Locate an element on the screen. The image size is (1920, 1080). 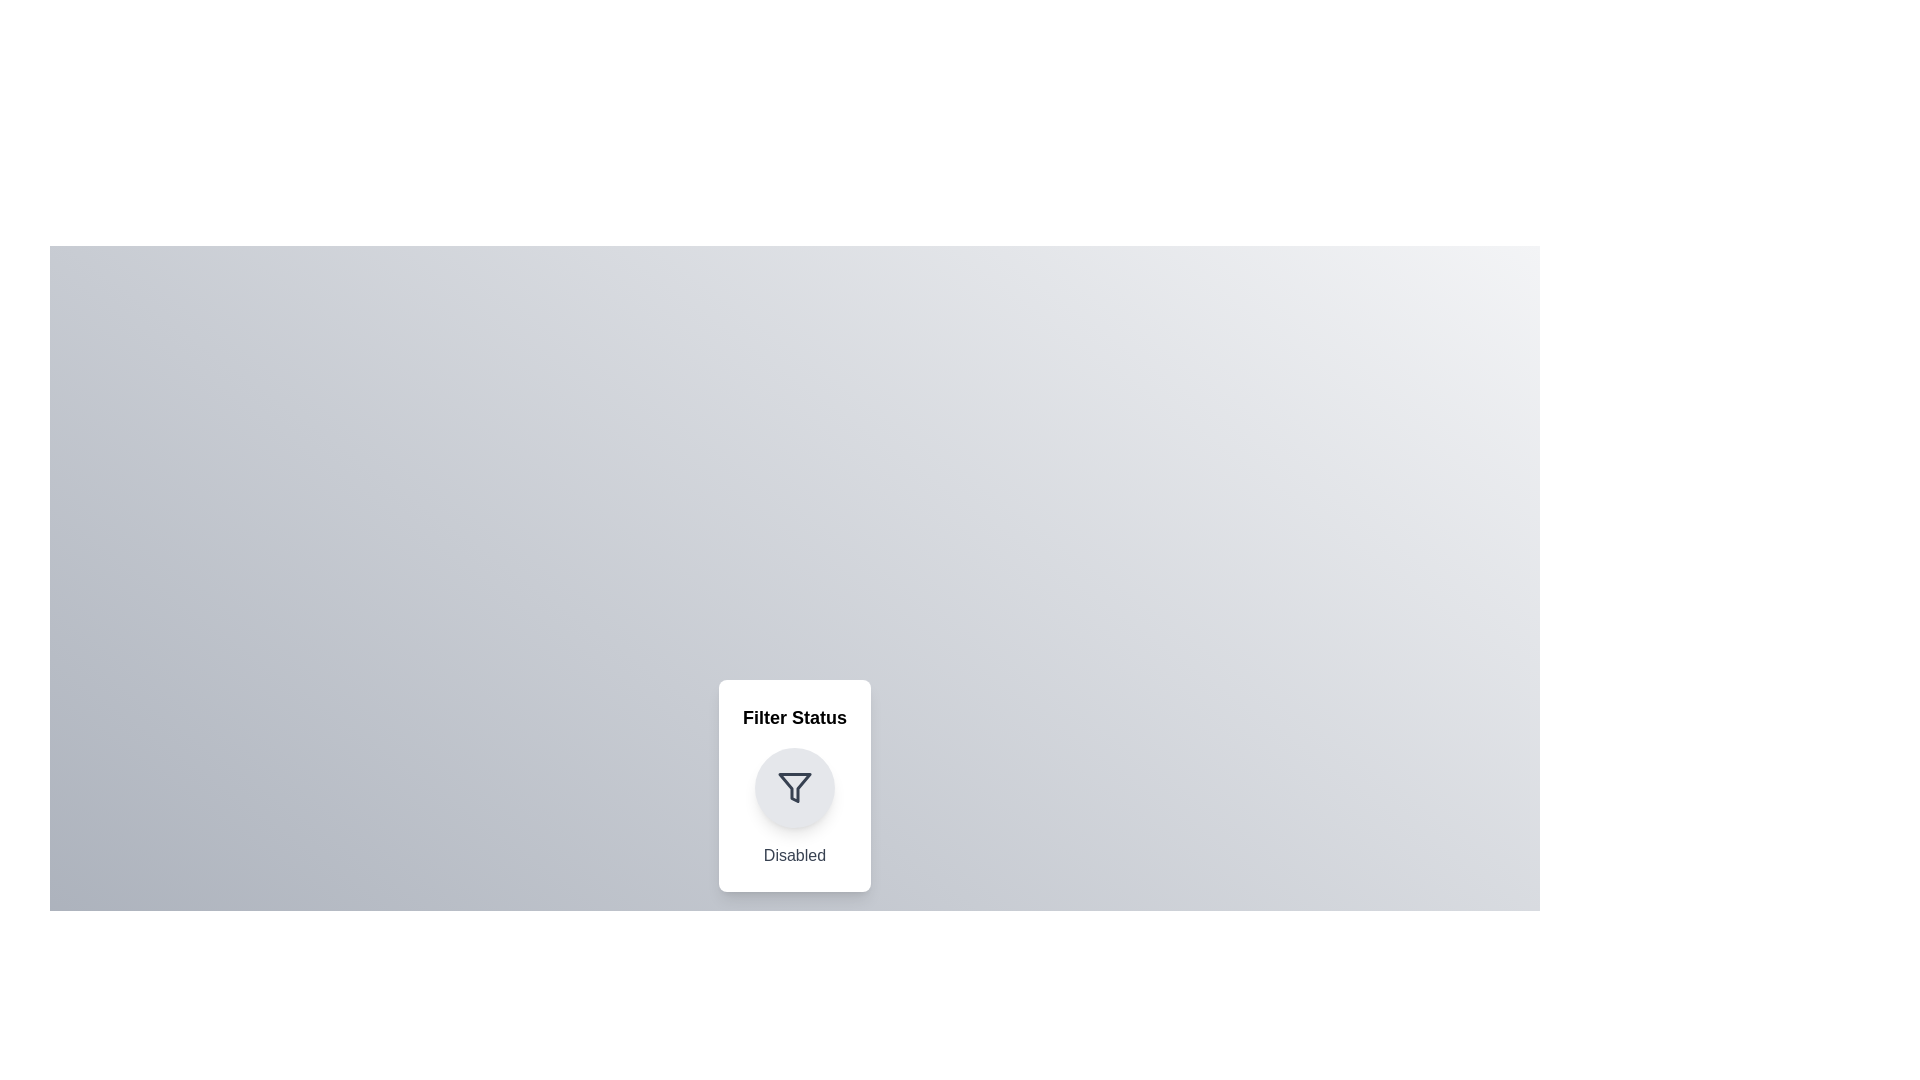
the toggle button to toggle the filter status is located at coordinates (794, 786).